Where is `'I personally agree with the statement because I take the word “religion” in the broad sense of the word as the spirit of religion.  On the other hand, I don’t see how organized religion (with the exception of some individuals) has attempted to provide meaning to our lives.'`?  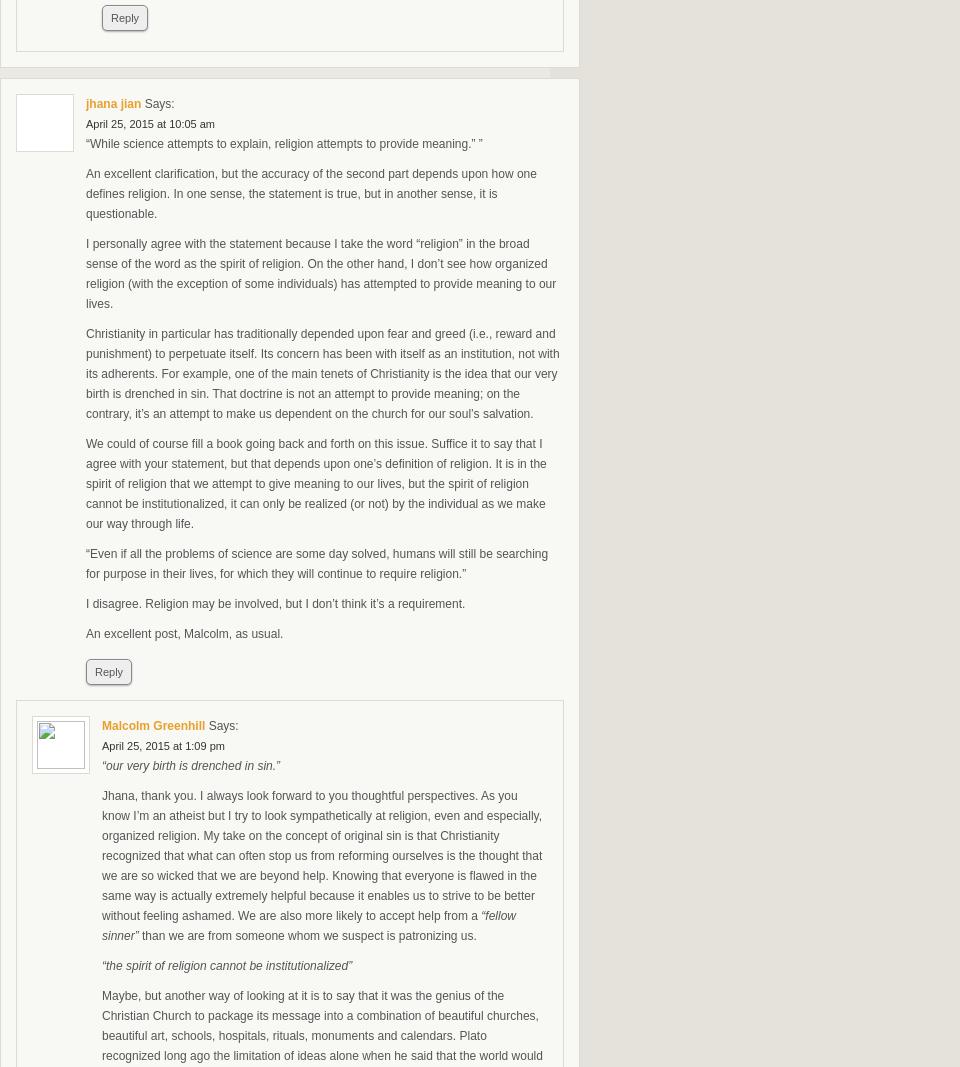 'I personally agree with the statement because I take the word “religion” in the broad sense of the word as the spirit of religion.  On the other hand, I don’t see how organized religion (with the exception of some individuals) has attempted to provide meaning to our lives.' is located at coordinates (321, 274).